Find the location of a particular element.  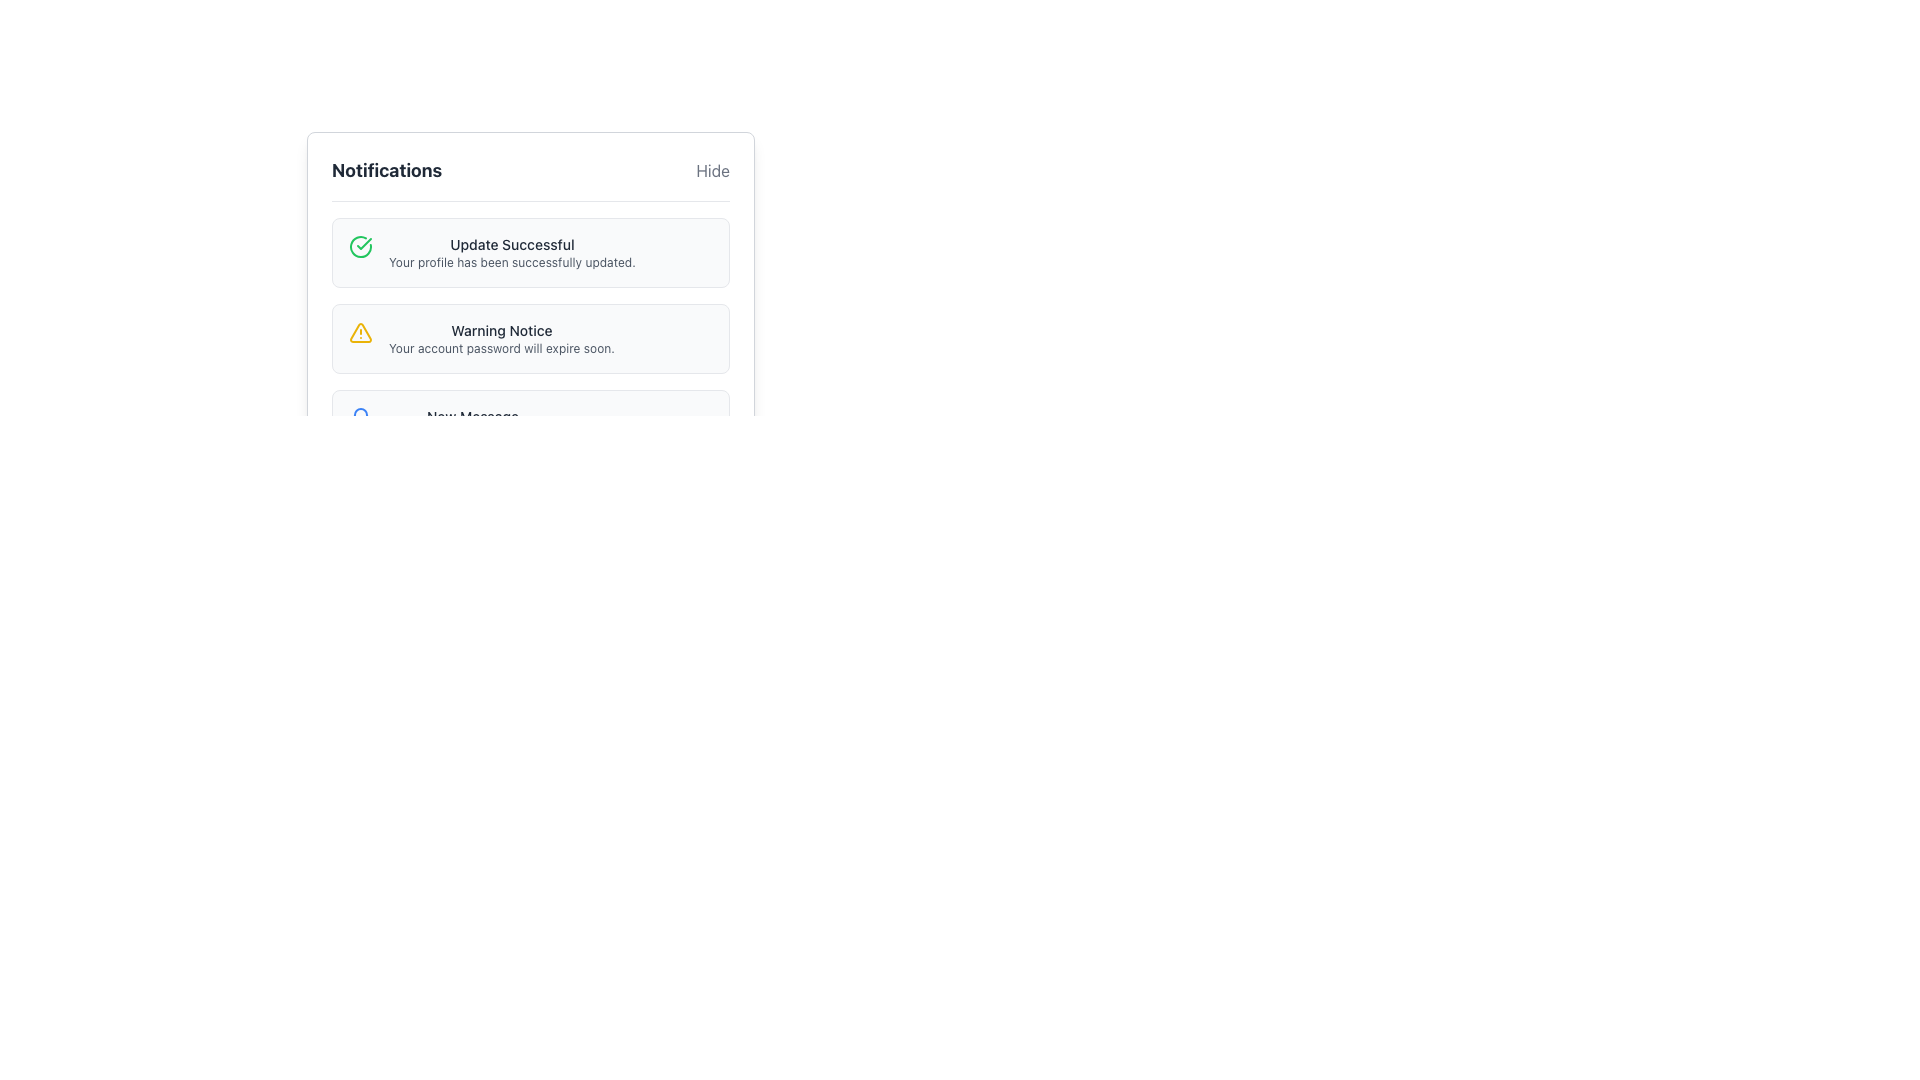

displayed notifications from the Notification list, which serves as a notifications display area for updates, warnings, and alerts is located at coordinates (531, 338).